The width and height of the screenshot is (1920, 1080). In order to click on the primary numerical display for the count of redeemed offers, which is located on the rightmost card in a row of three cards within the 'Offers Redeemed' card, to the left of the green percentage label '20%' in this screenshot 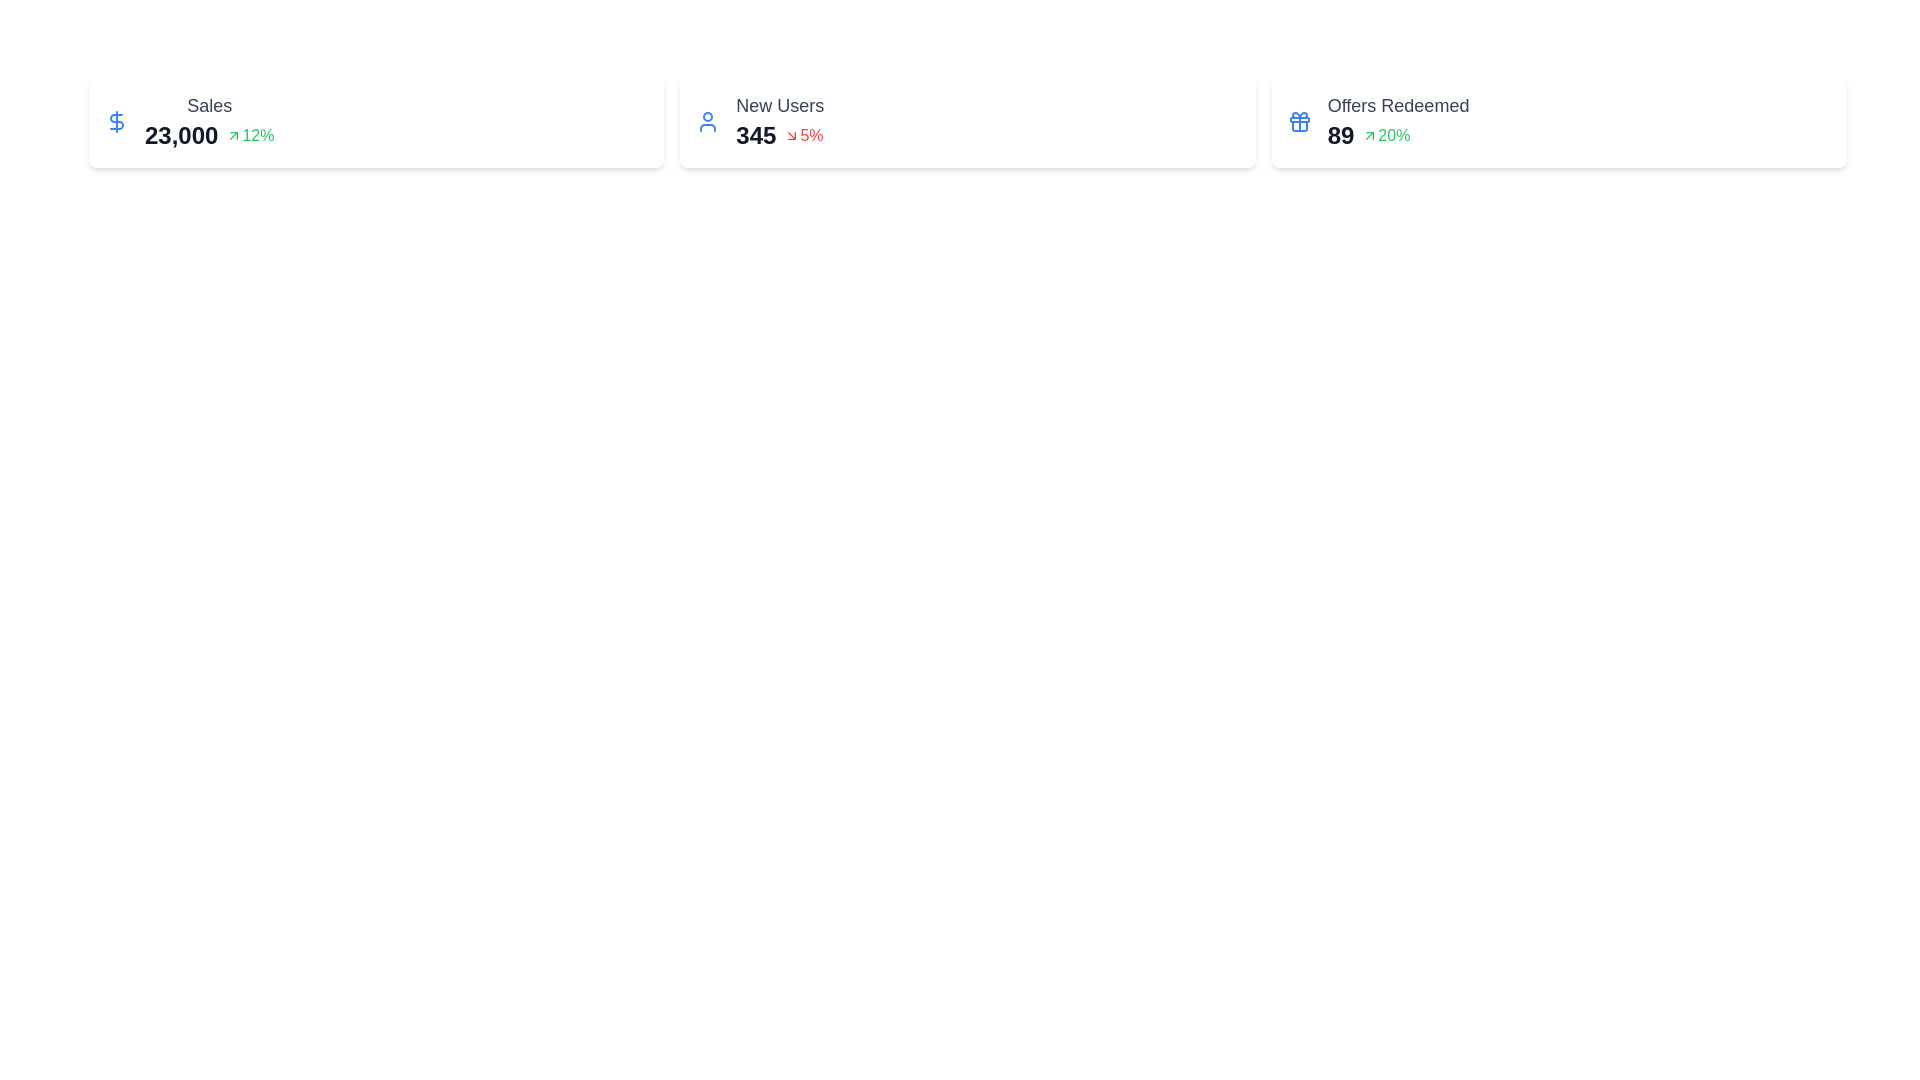, I will do `click(1340, 135)`.